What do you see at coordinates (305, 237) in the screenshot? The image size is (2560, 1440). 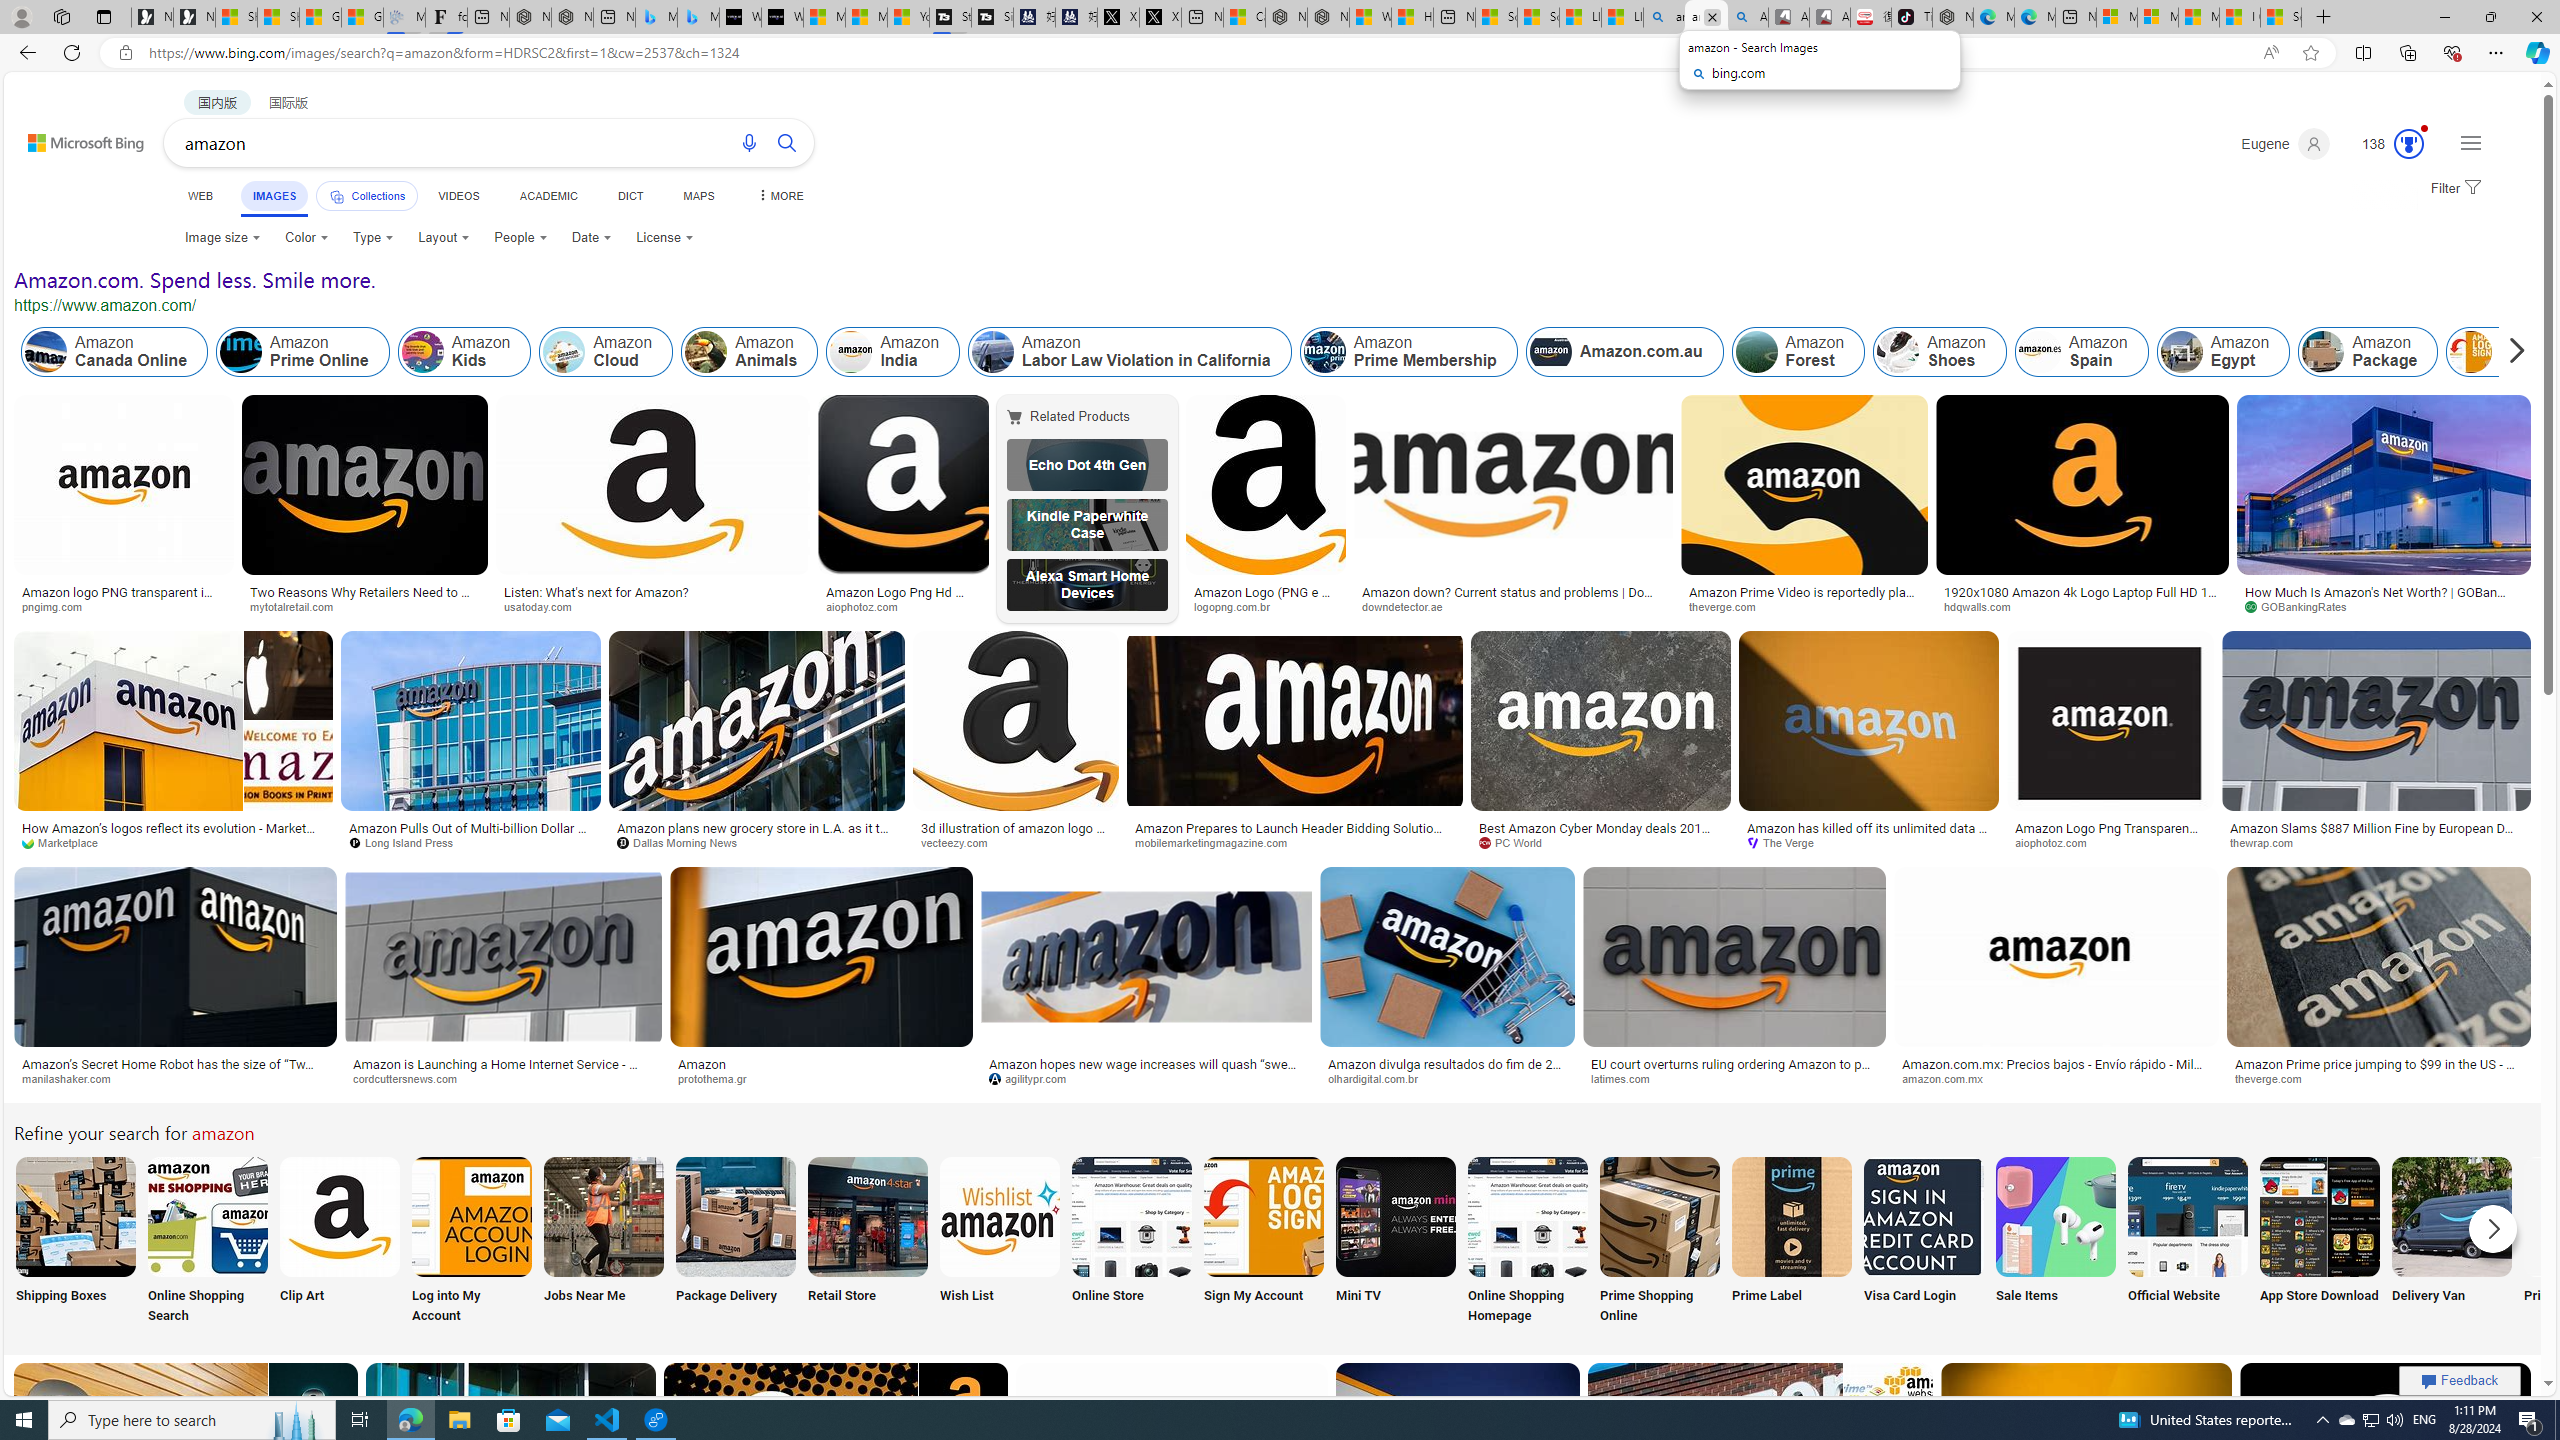 I see `'Color'` at bounding box center [305, 237].